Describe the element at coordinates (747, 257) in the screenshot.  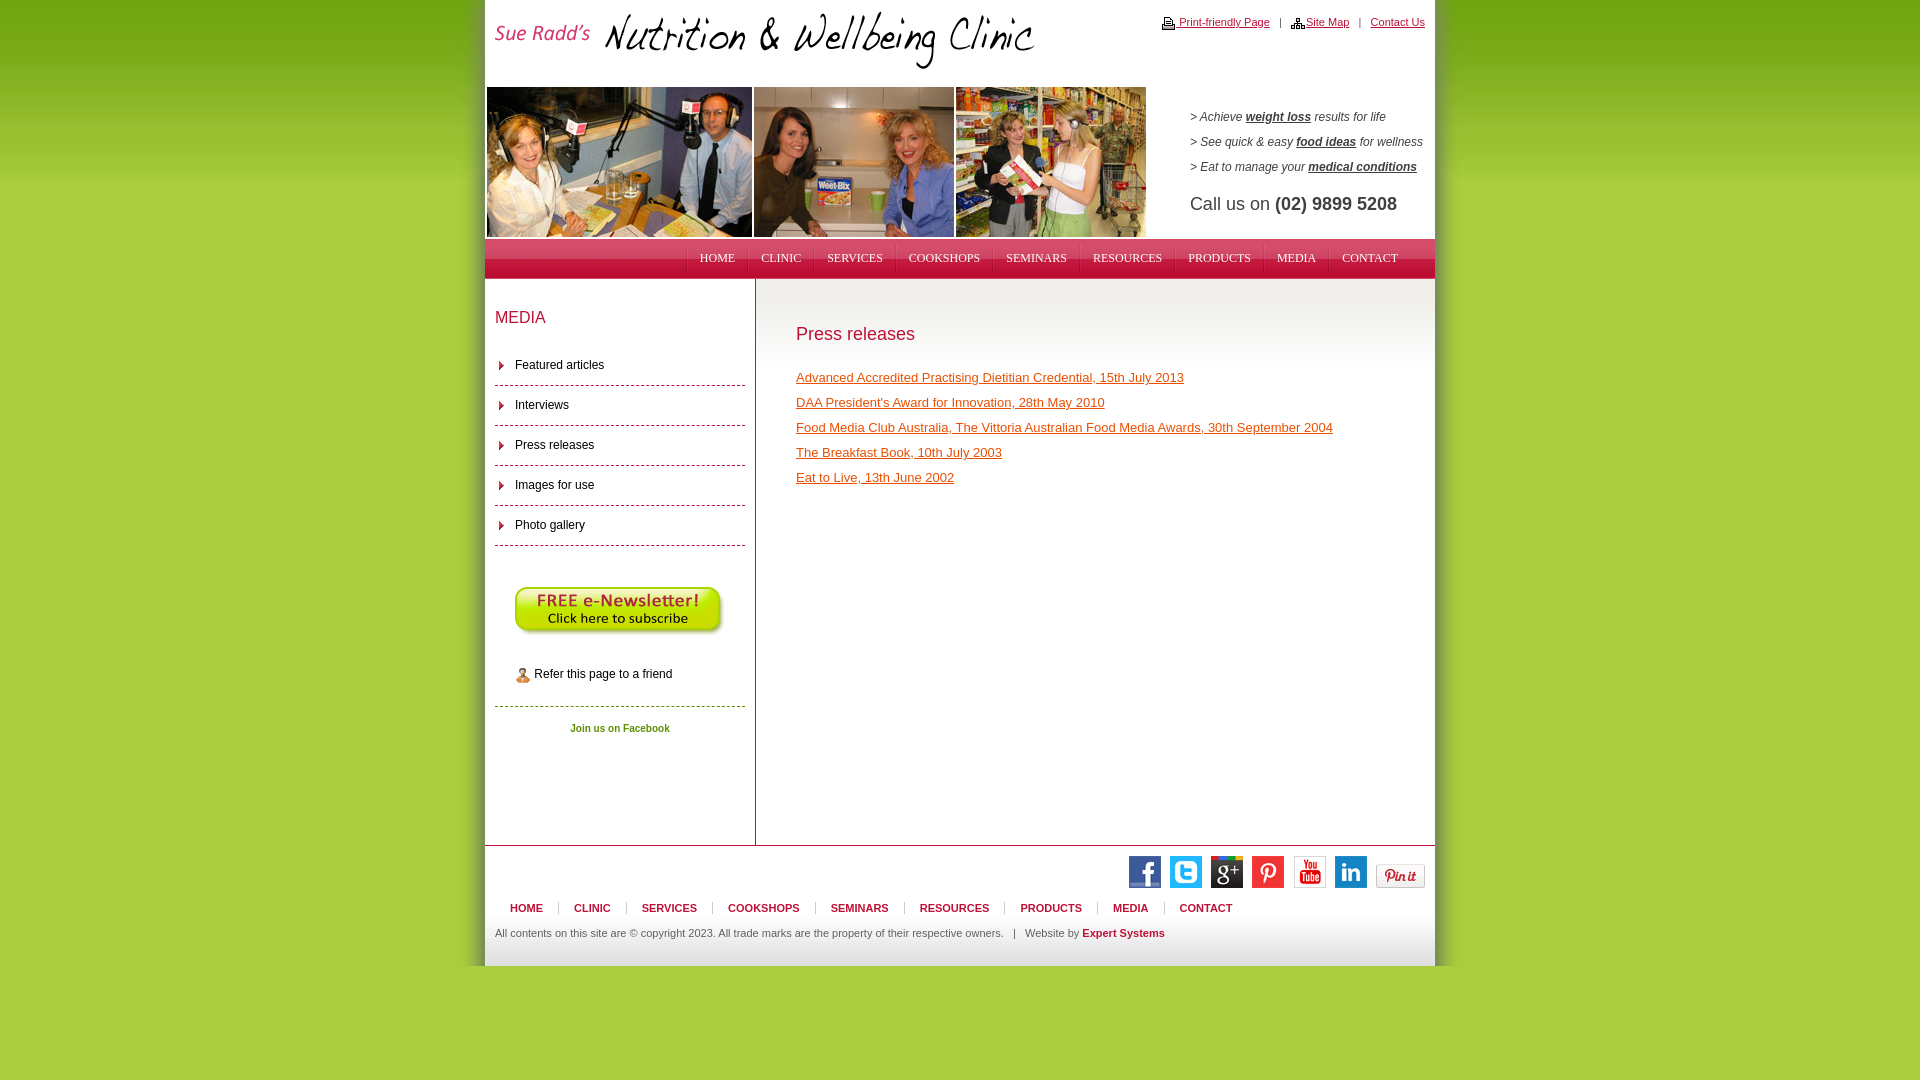
I see `'CLINIC'` at that location.